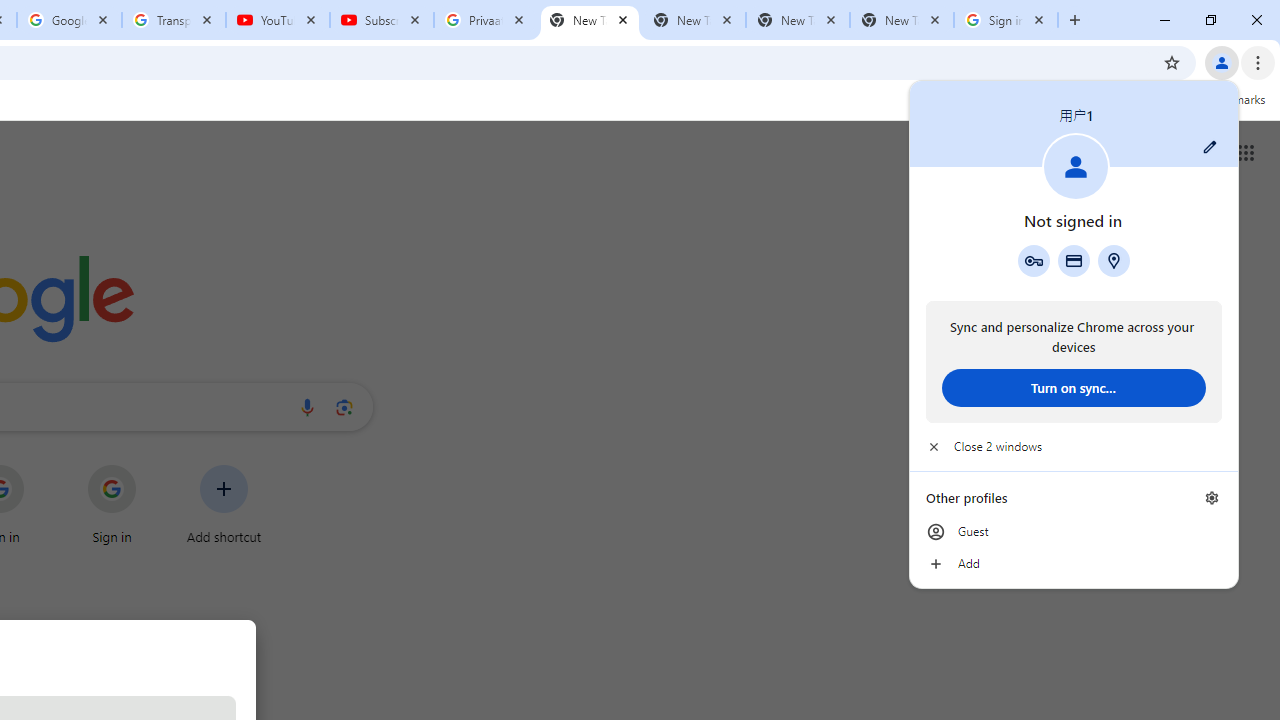  Describe the element at coordinates (1113, 260) in the screenshot. I see `'Addresses and more'` at that location.